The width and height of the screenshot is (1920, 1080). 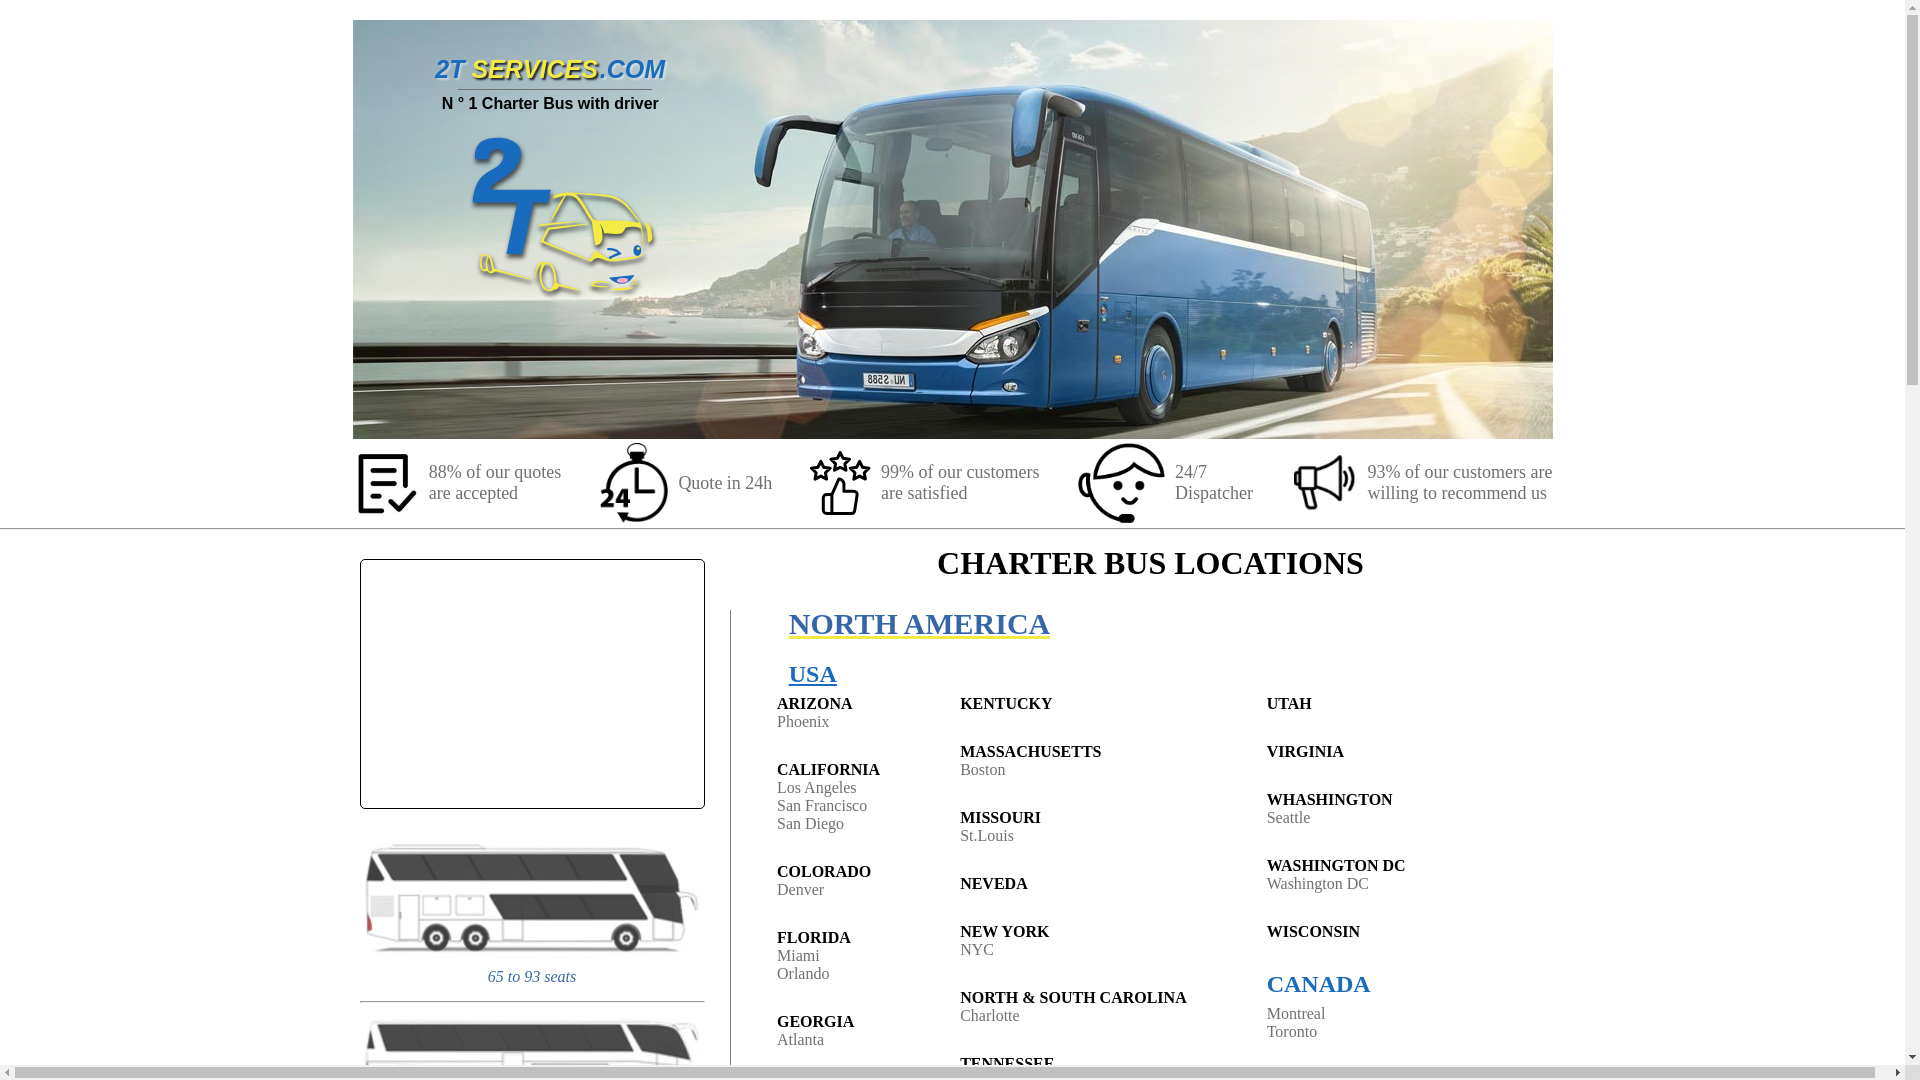 What do you see at coordinates (993, 882) in the screenshot?
I see `'NEVEDA'` at bounding box center [993, 882].